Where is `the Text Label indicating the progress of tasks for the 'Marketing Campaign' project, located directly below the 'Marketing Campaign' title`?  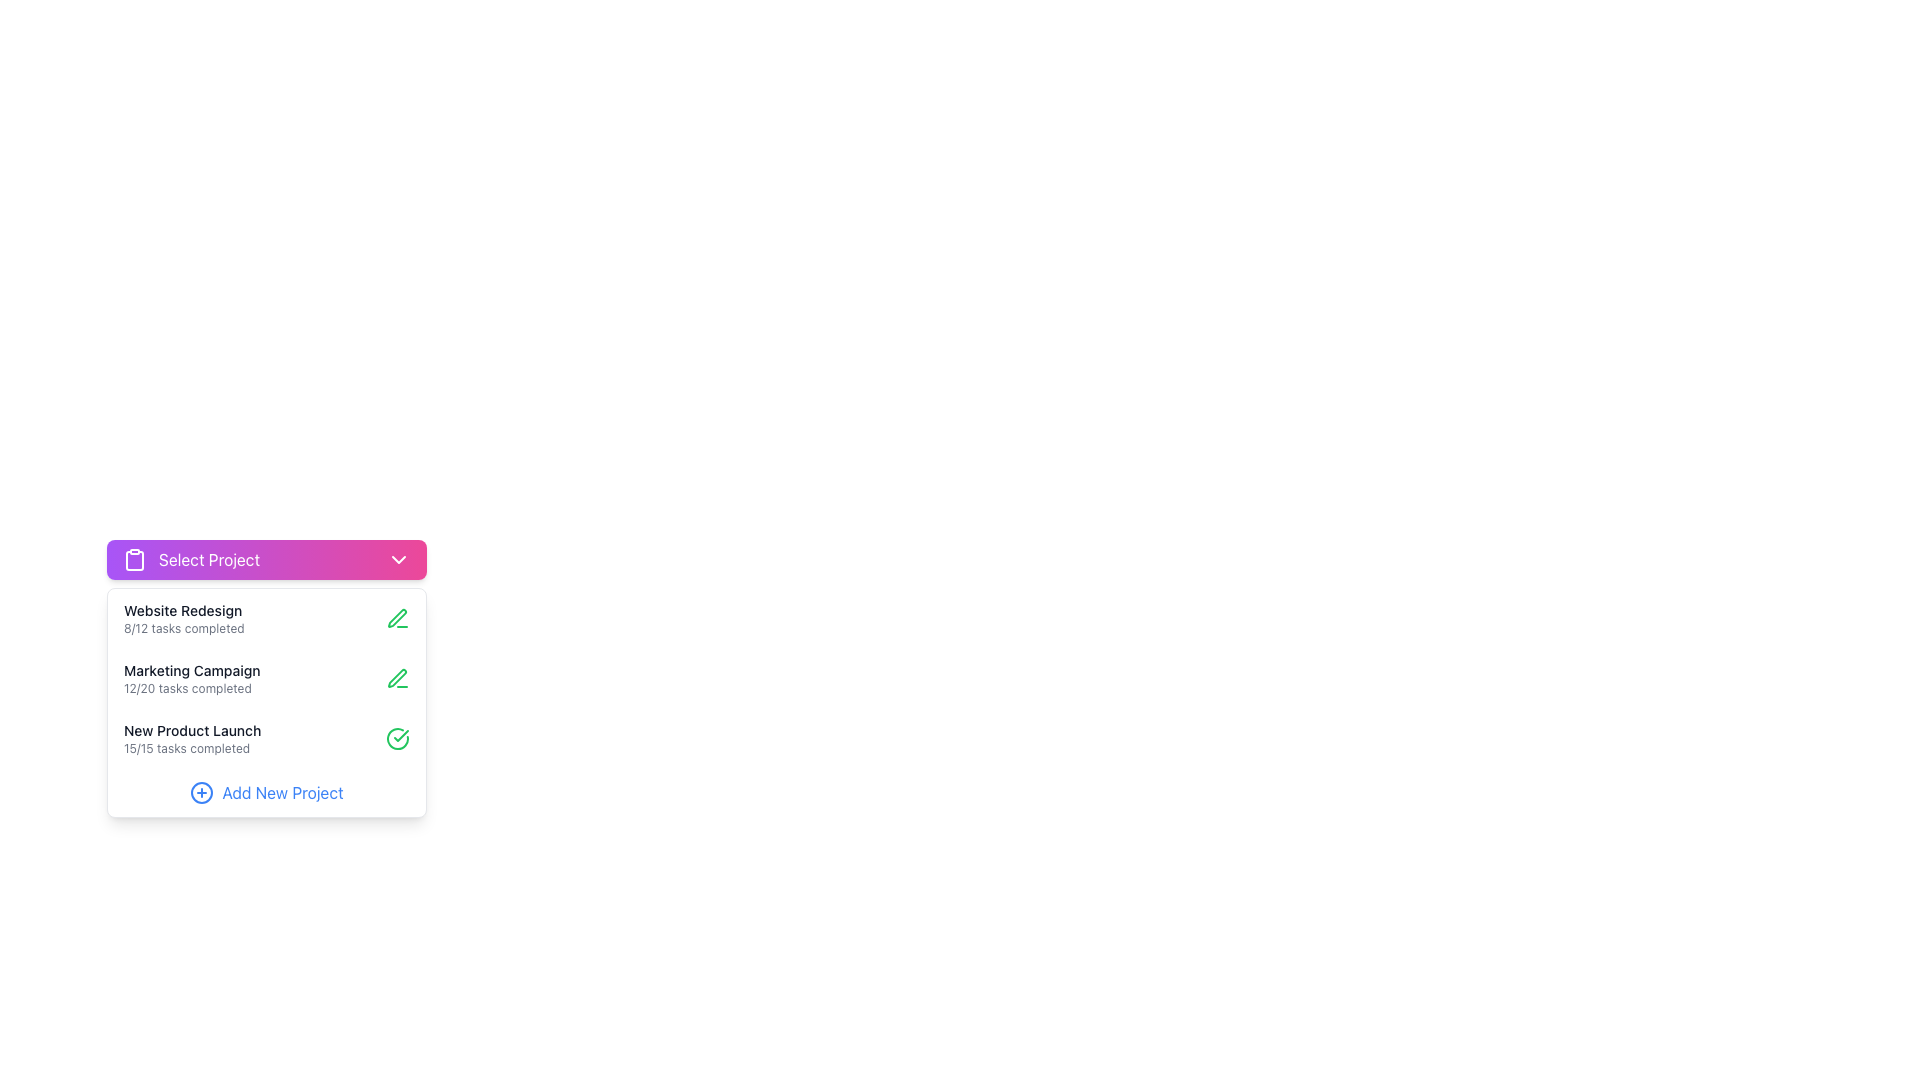 the Text Label indicating the progress of tasks for the 'Marketing Campaign' project, located directly below the 'Marketing Campaign' title is located at coordinates (192, 688).